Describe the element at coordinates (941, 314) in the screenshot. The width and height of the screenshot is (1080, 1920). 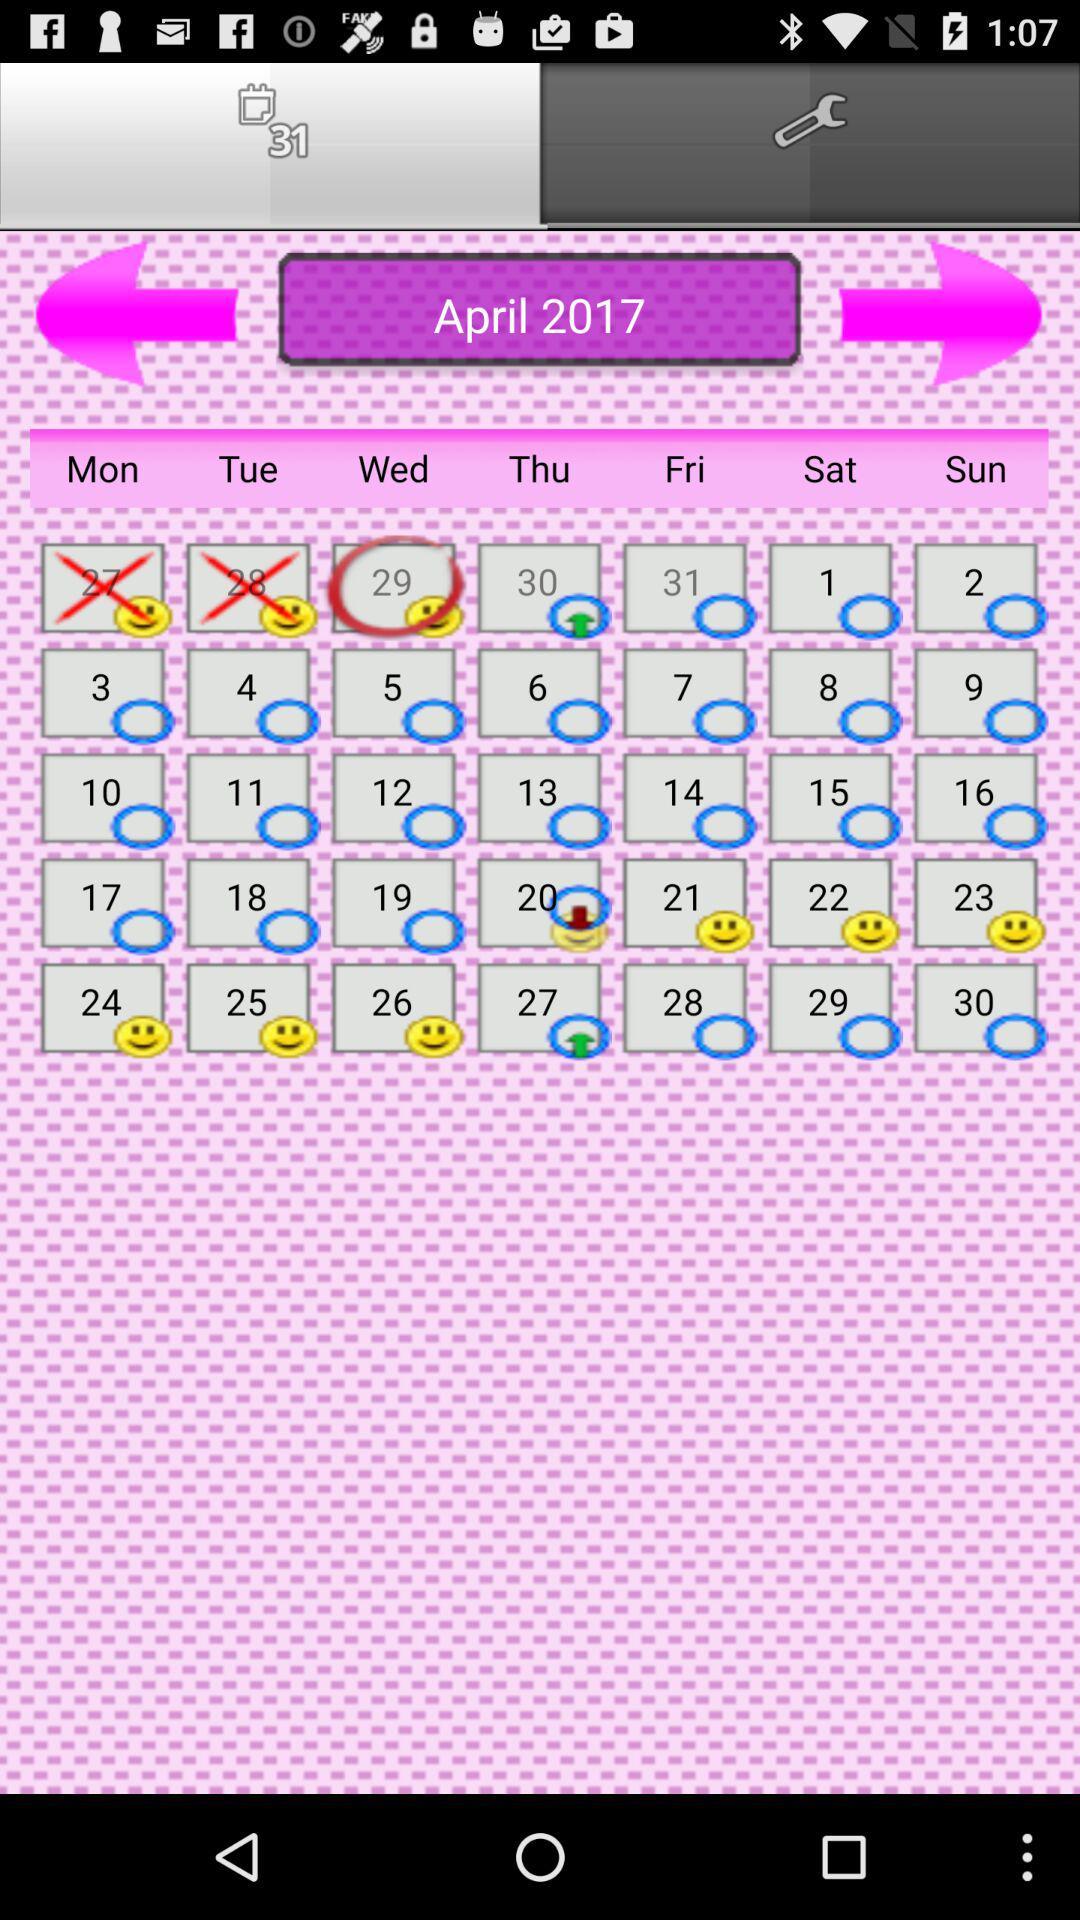
I see `next month` at that location.